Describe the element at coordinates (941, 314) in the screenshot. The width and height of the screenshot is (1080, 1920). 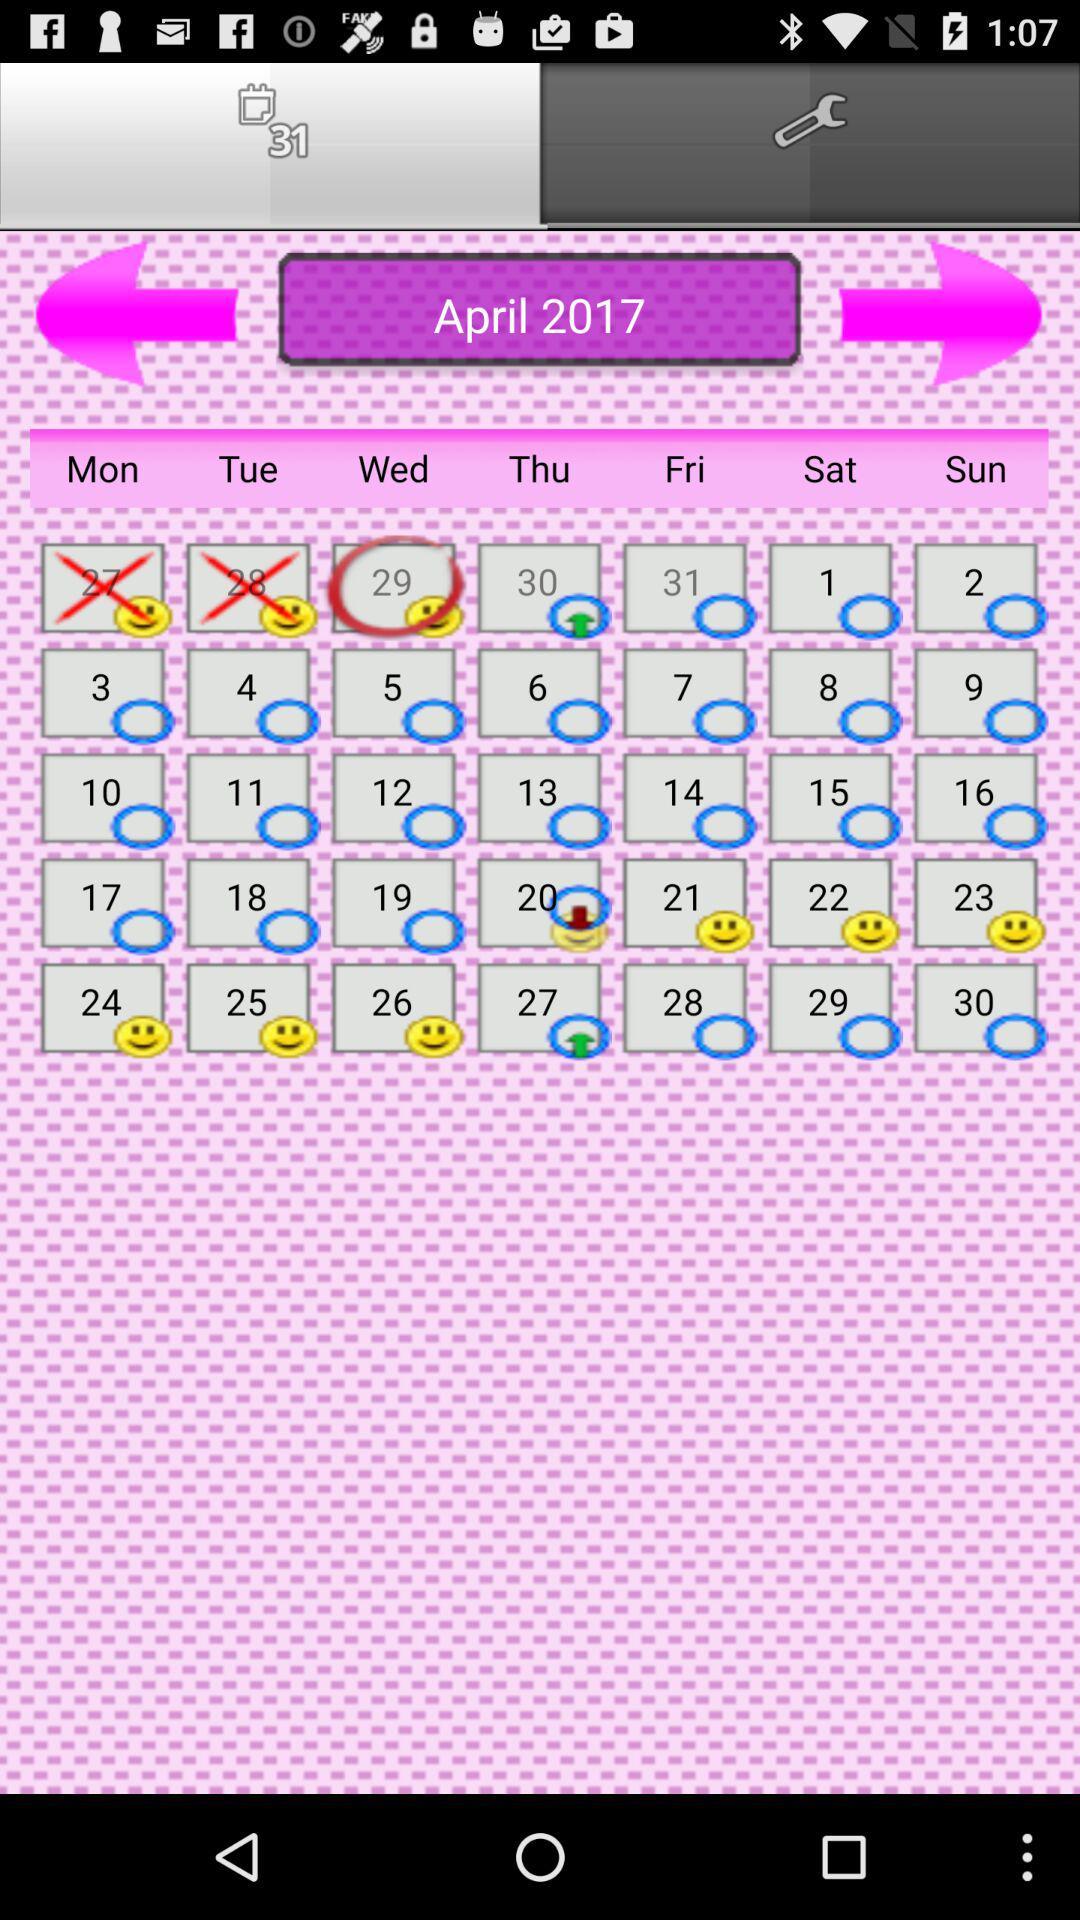
I see `next month` at that location.